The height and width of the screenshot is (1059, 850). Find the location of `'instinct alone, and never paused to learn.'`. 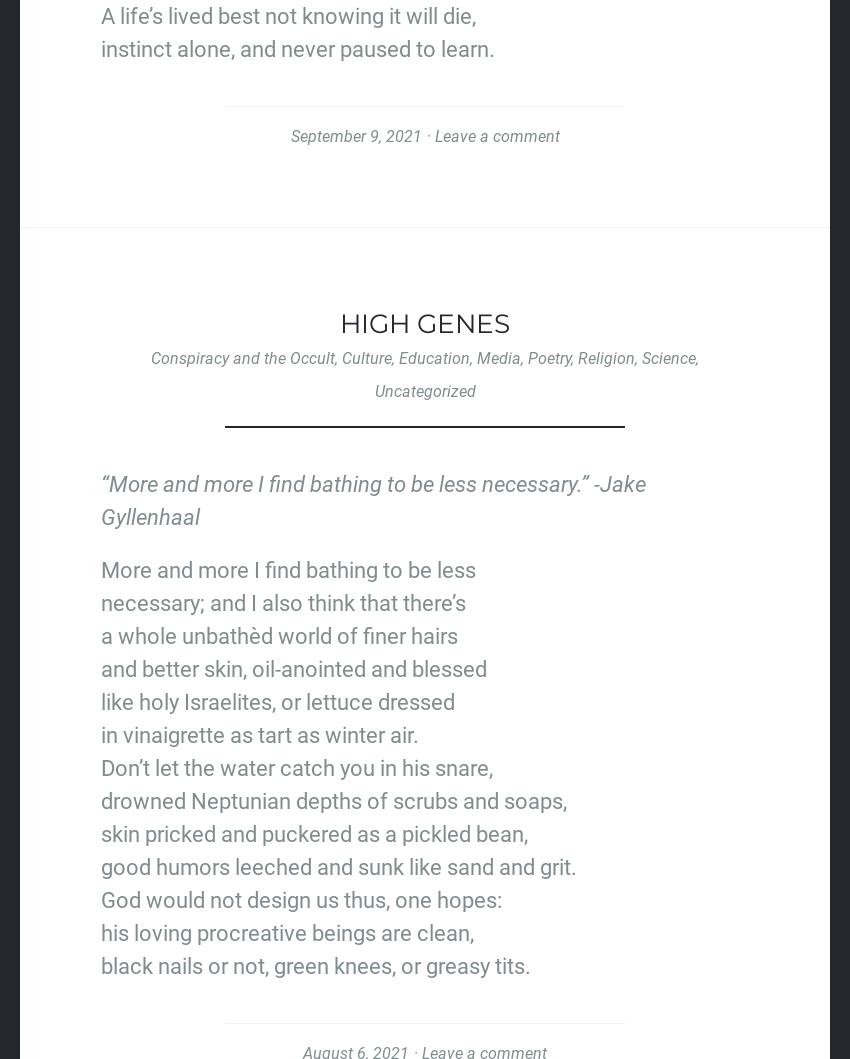

'instinct alone, and never paused to learn.' is located at coordinates (298, 48).